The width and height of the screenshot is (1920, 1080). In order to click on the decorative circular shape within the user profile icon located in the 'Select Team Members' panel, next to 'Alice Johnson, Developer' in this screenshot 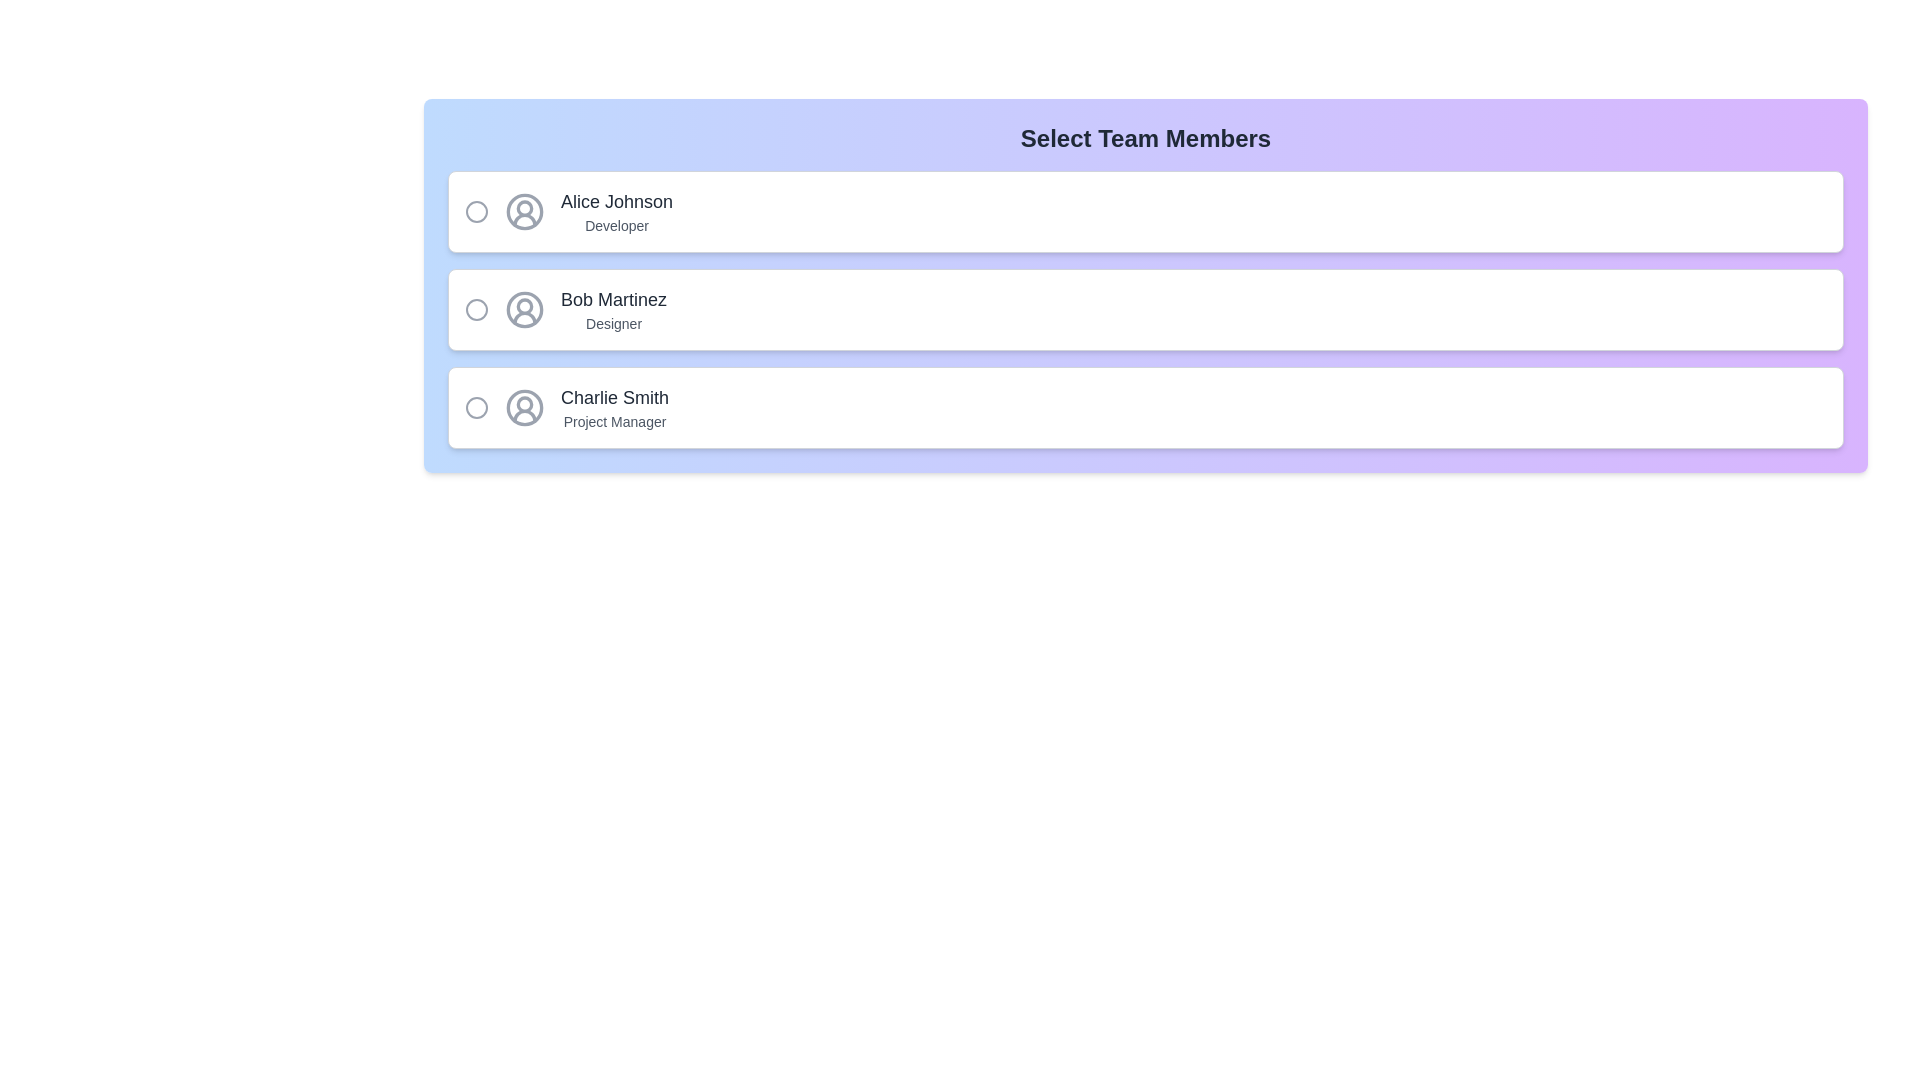, I will do `click(524, 208)`.